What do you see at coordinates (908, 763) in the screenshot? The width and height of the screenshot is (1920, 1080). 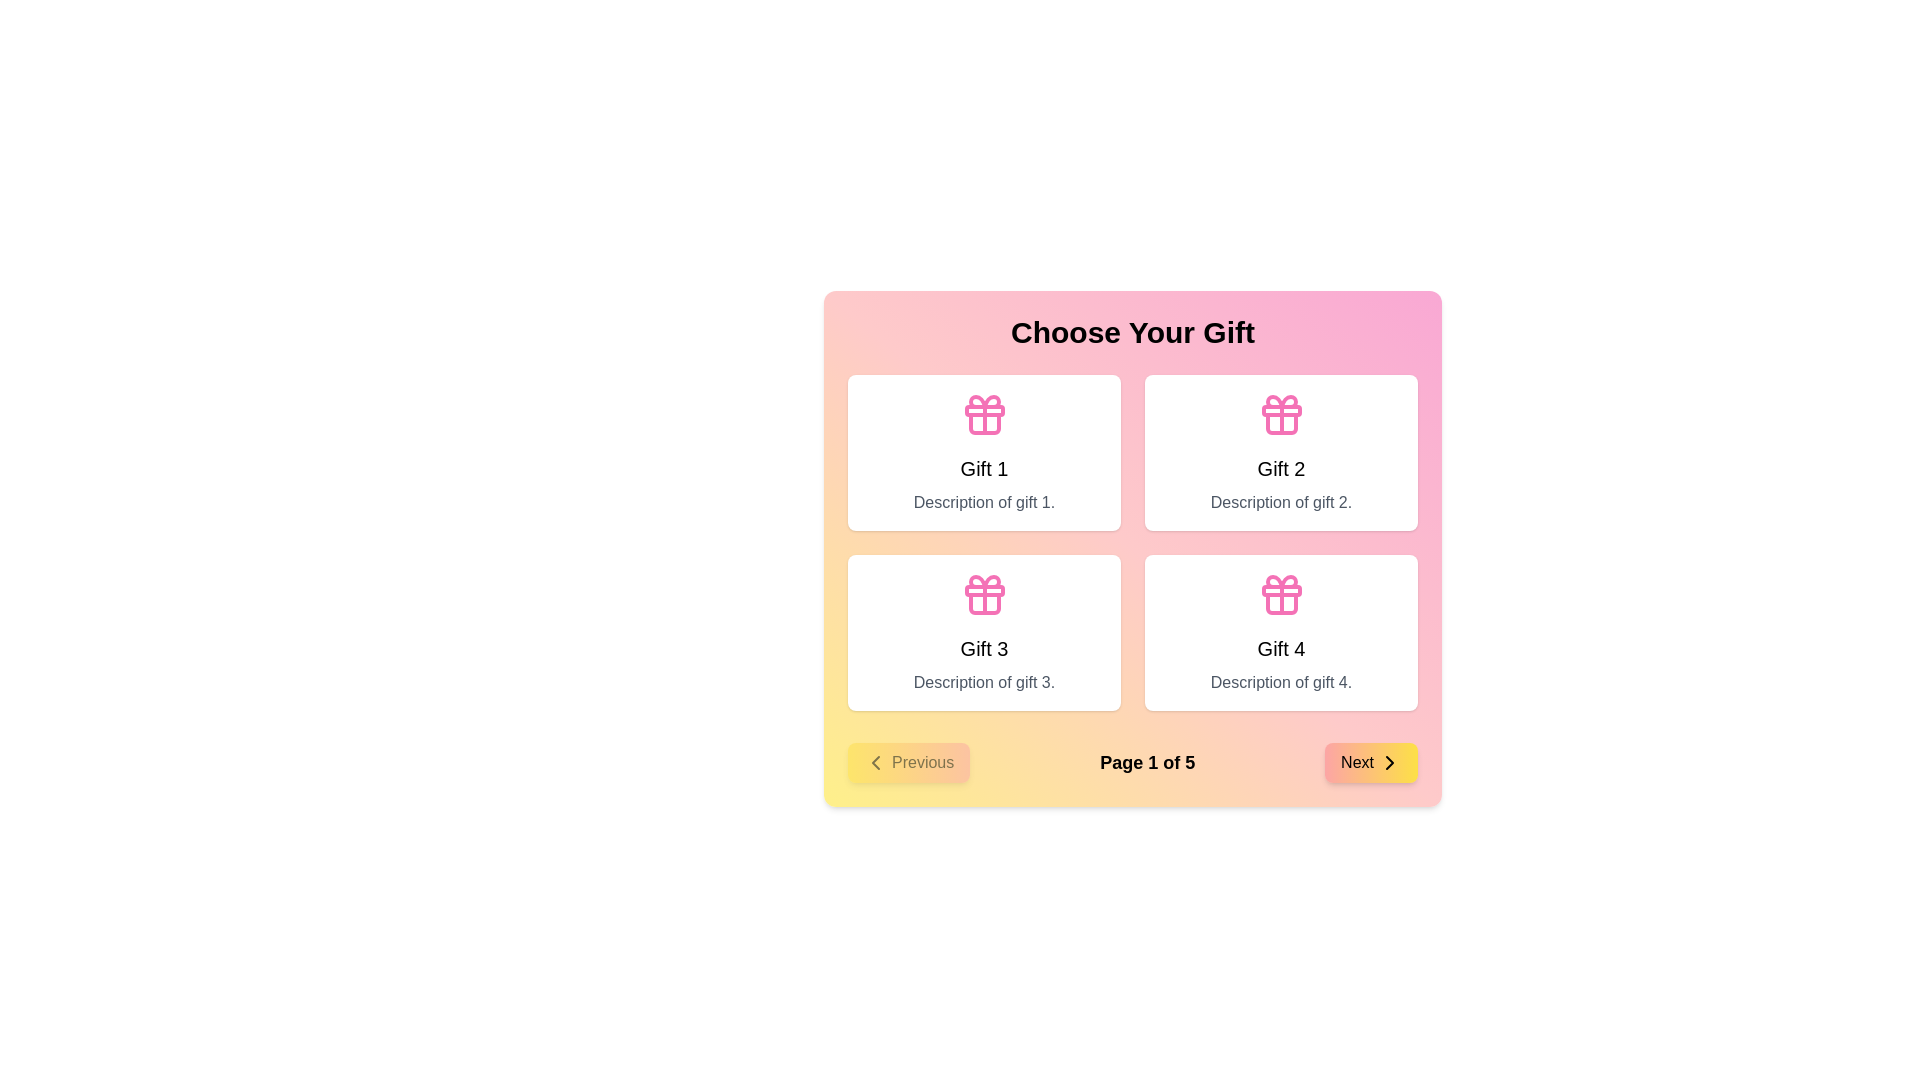 I see `the 'Previous' button, which is a rectangular button with rounded corners, featuring a red to yellow gradient background and a leftward chevron icon` at bounding box center [908, 763].